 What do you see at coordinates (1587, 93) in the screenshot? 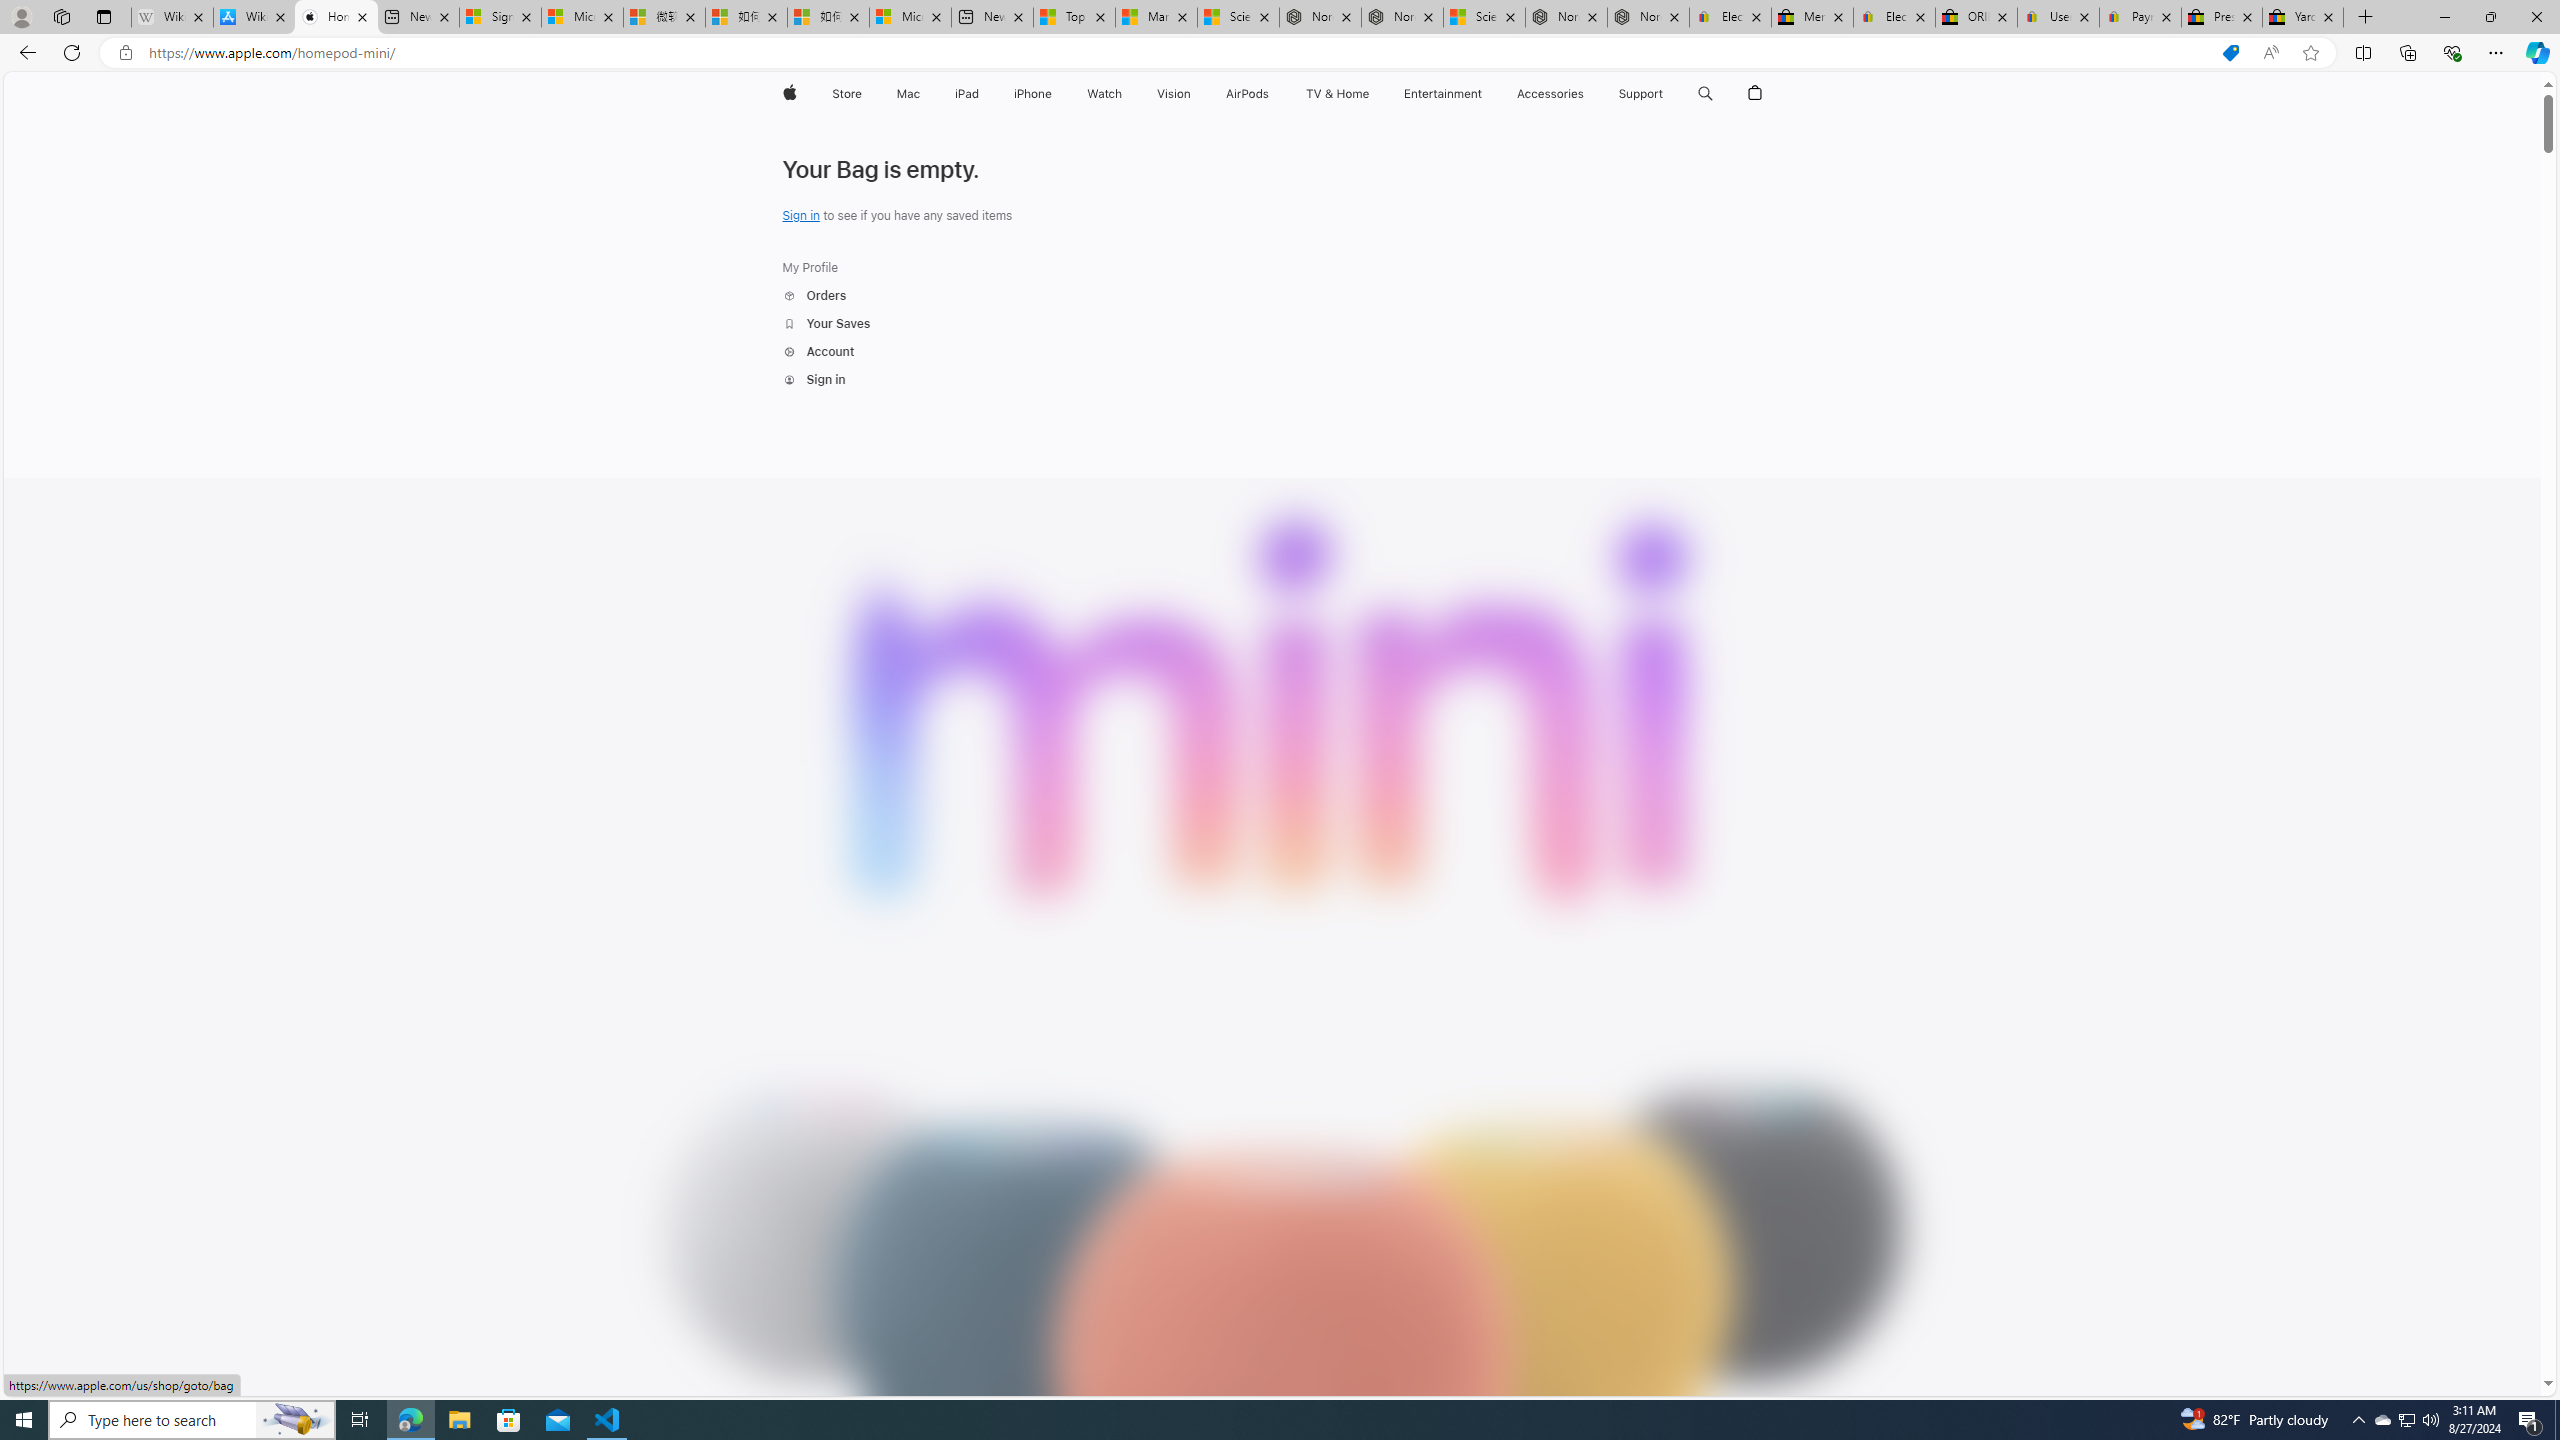
I see `'Accessories menu'` at bounding box center [1587, 93].